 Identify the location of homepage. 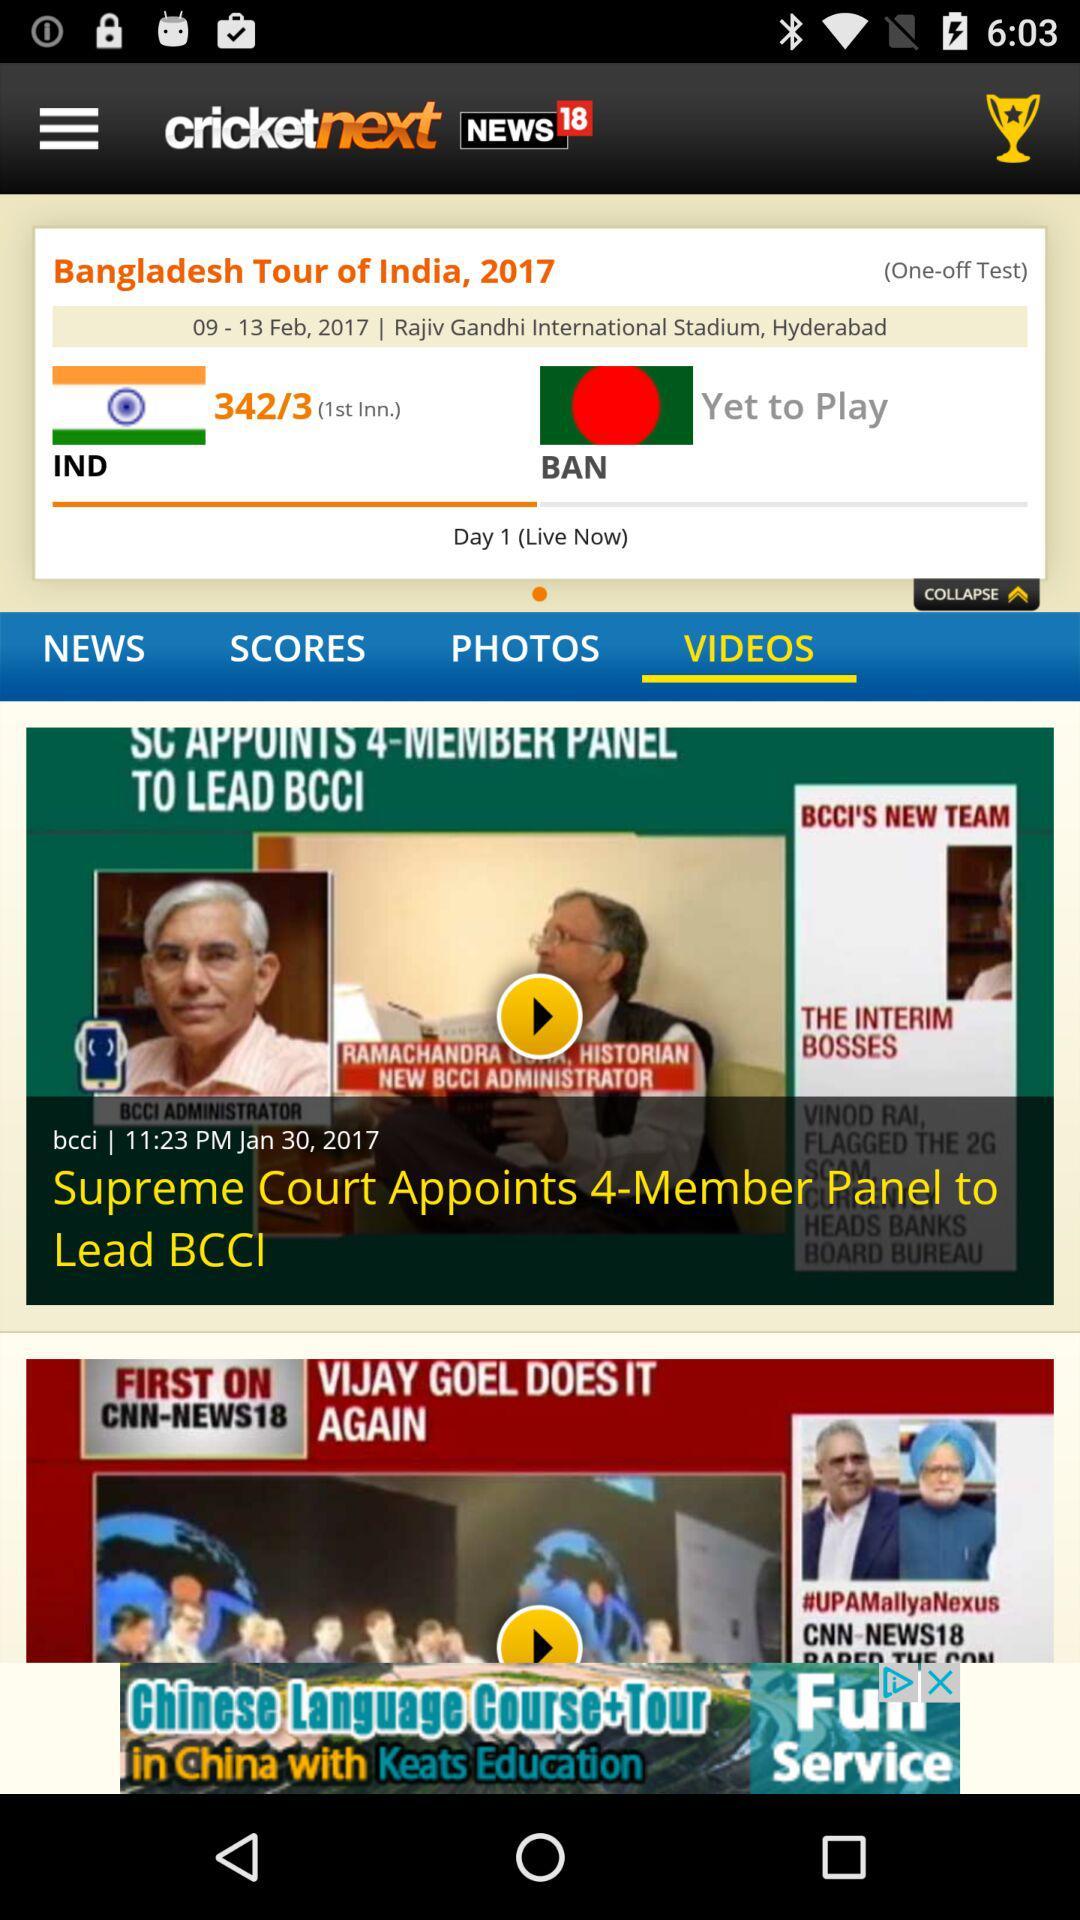
(378, 127).